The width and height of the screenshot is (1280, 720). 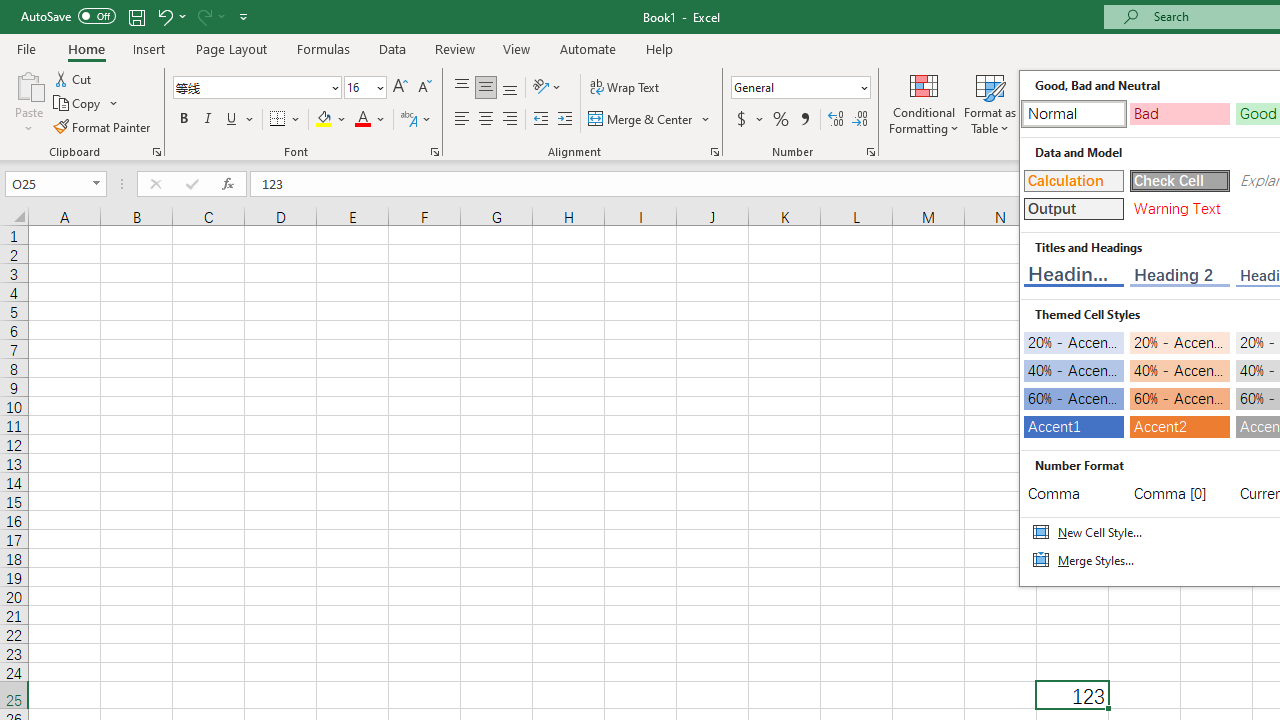 I want to click on 'Wrap Text', so click(x=624, y=86).